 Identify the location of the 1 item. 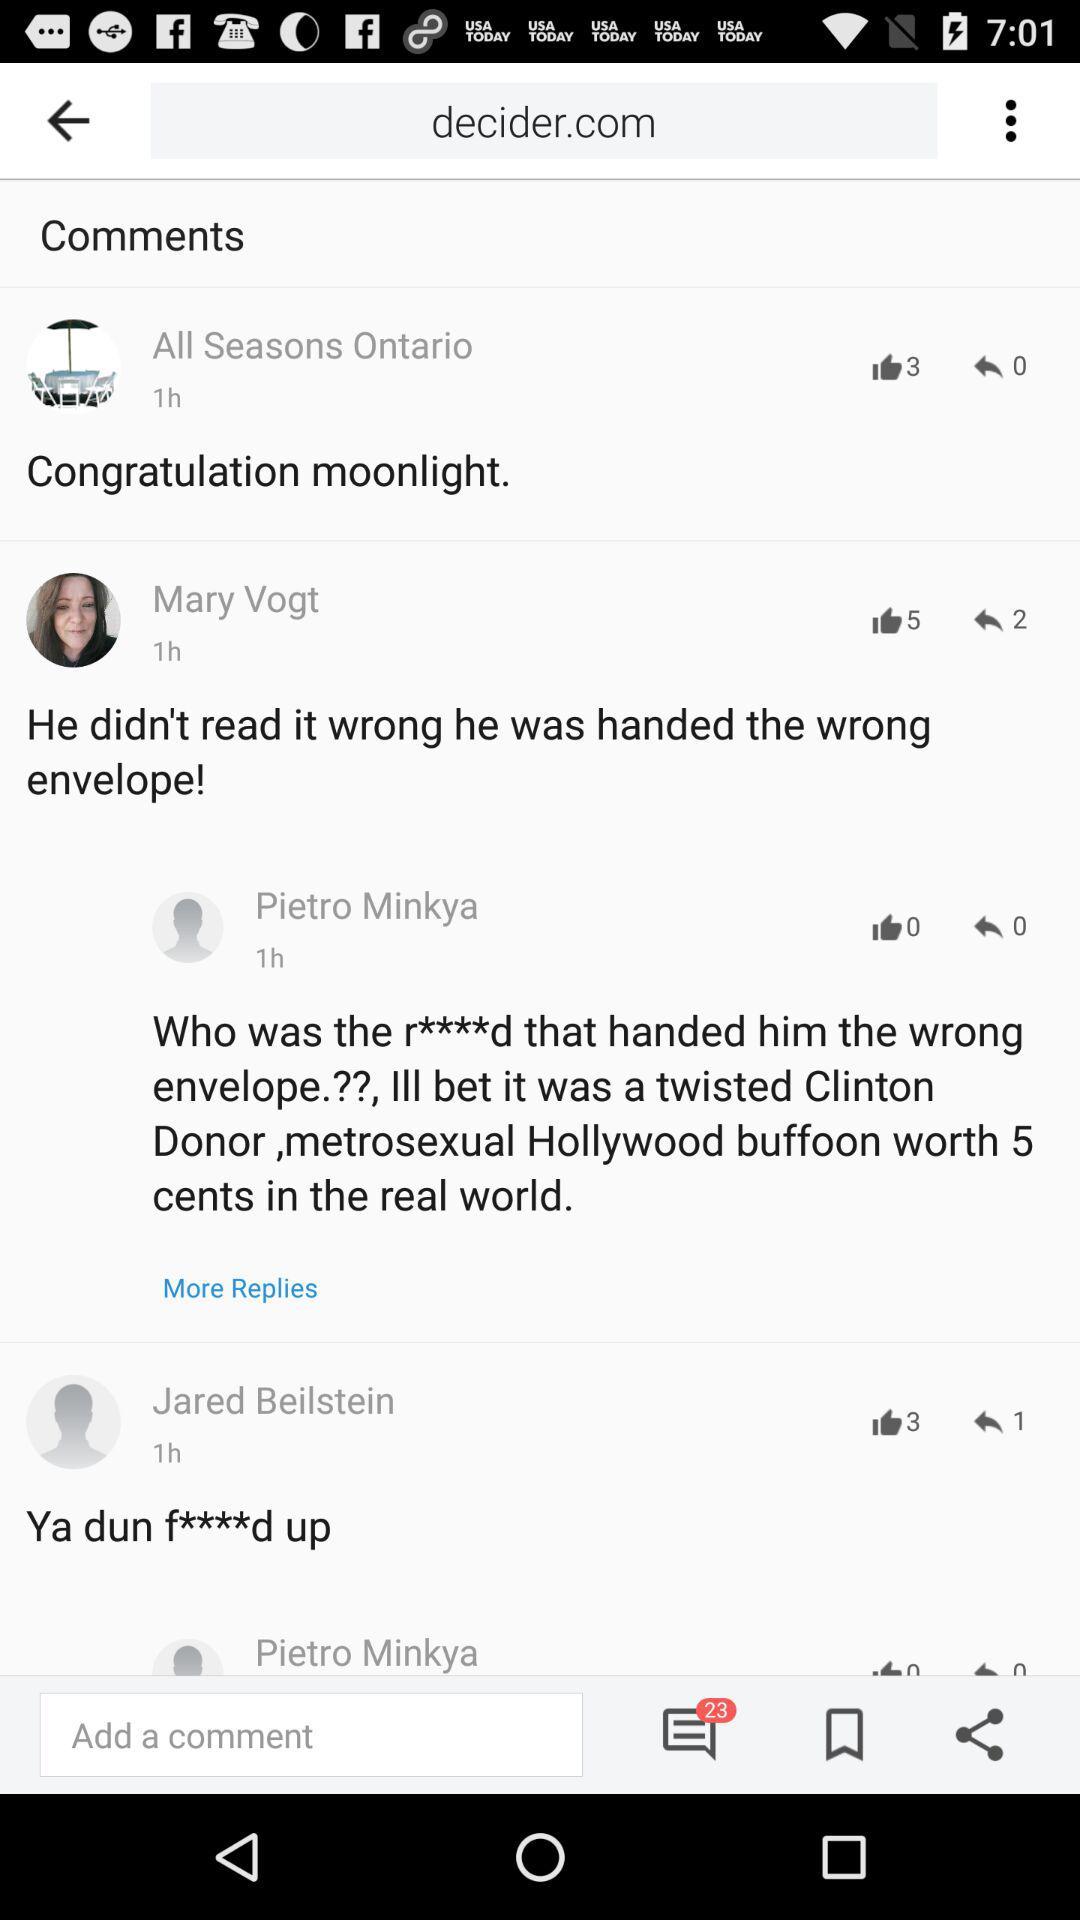
(1000, 1420).